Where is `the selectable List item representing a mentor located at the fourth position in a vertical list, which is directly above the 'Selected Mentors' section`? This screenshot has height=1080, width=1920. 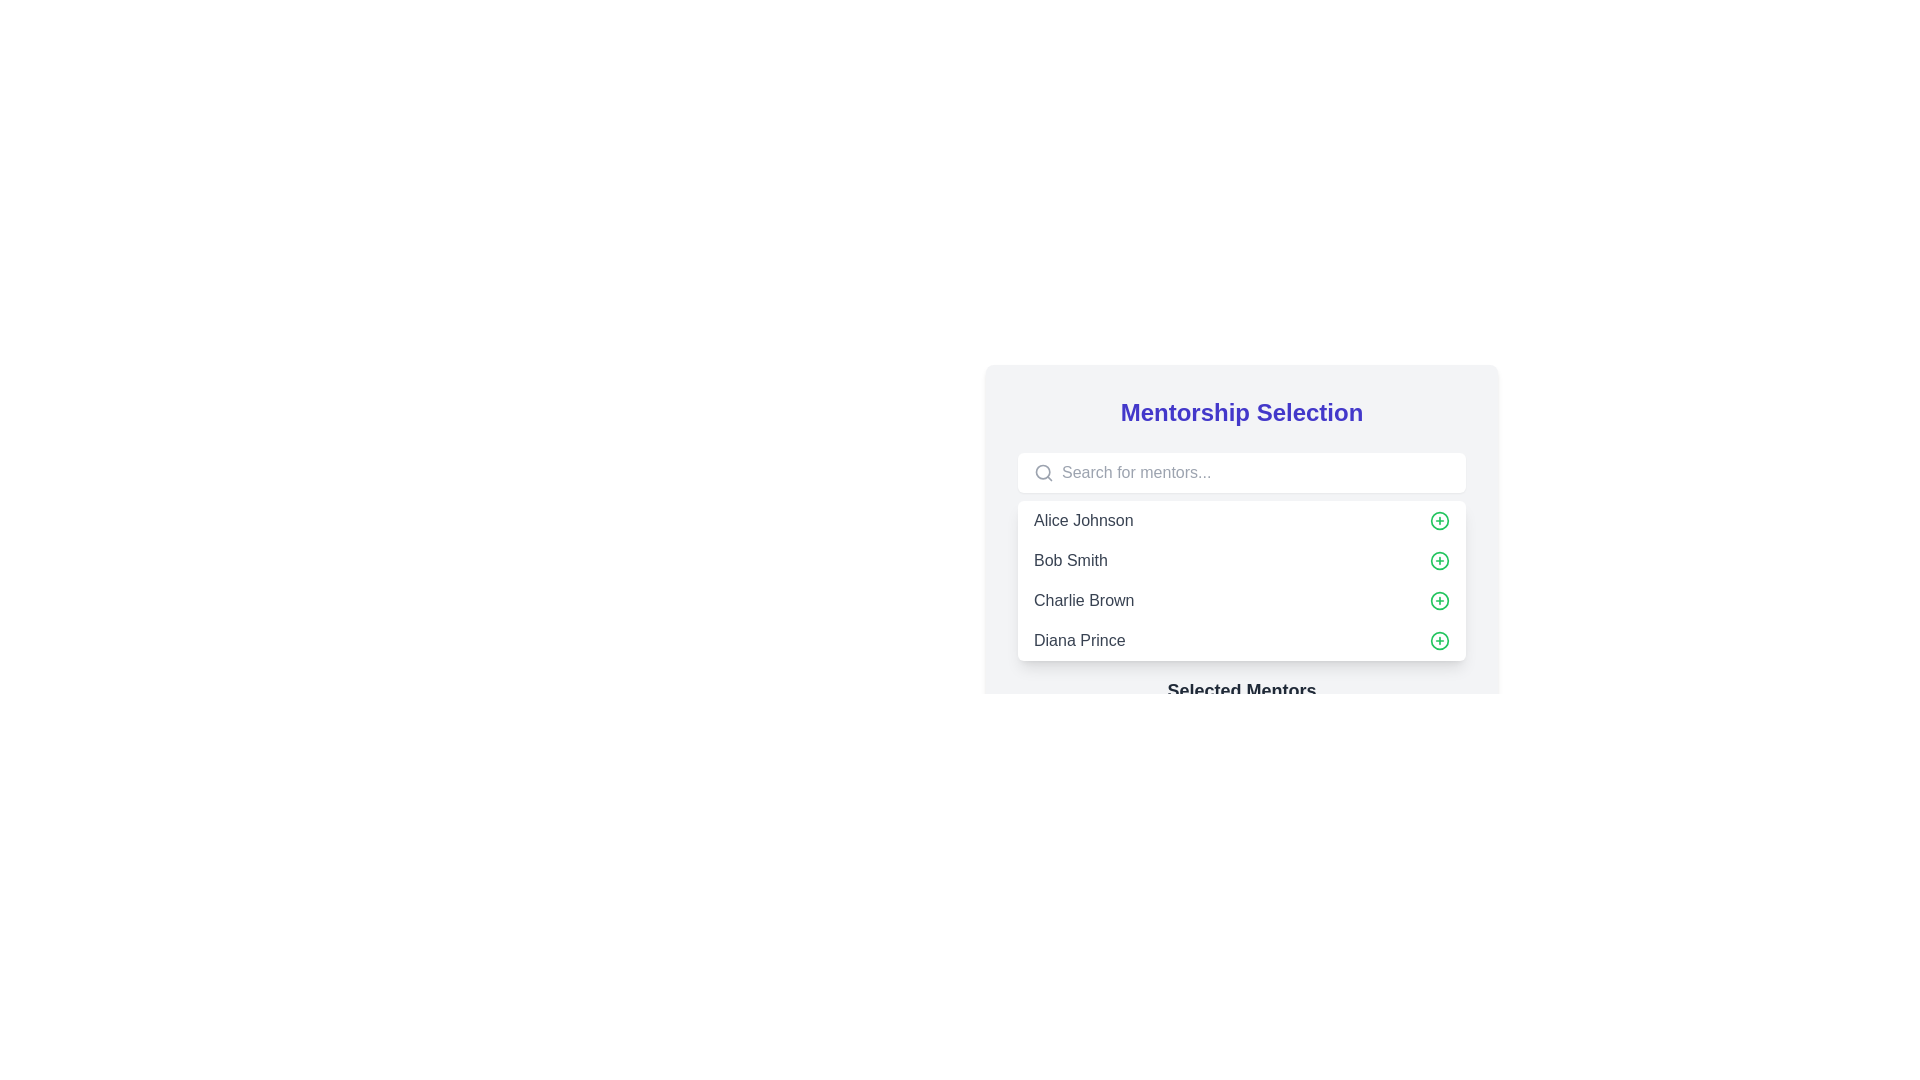 the selectable List item representing a mentor located at the fourth position in a vertical list, which is directly above the 'Selected Mentors' section is located at coordinates (1241, 640).